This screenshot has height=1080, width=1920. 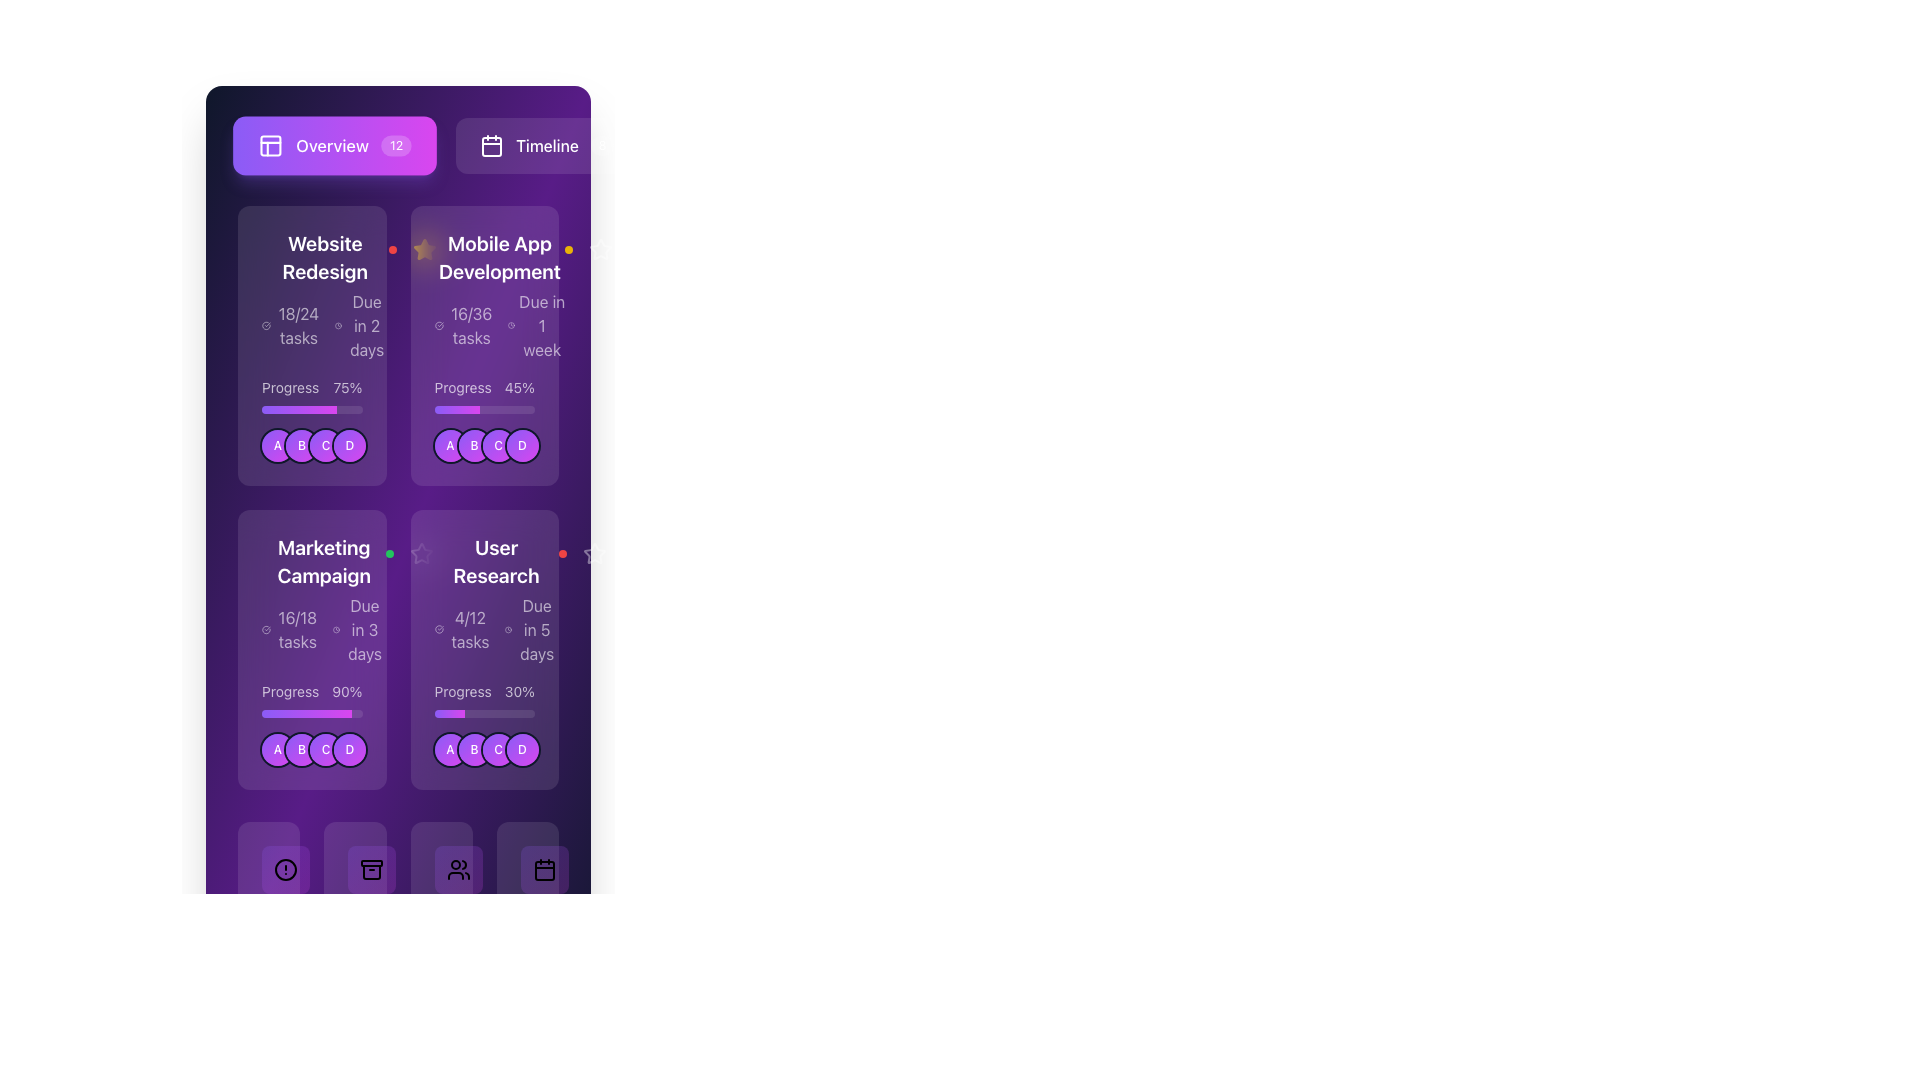 What do you see at coordinates (437, 249) in the screenshot?
I see `the golden star icon located to the left of the 'Mobile App Development' project's title text` at bounding box center [437, 249].